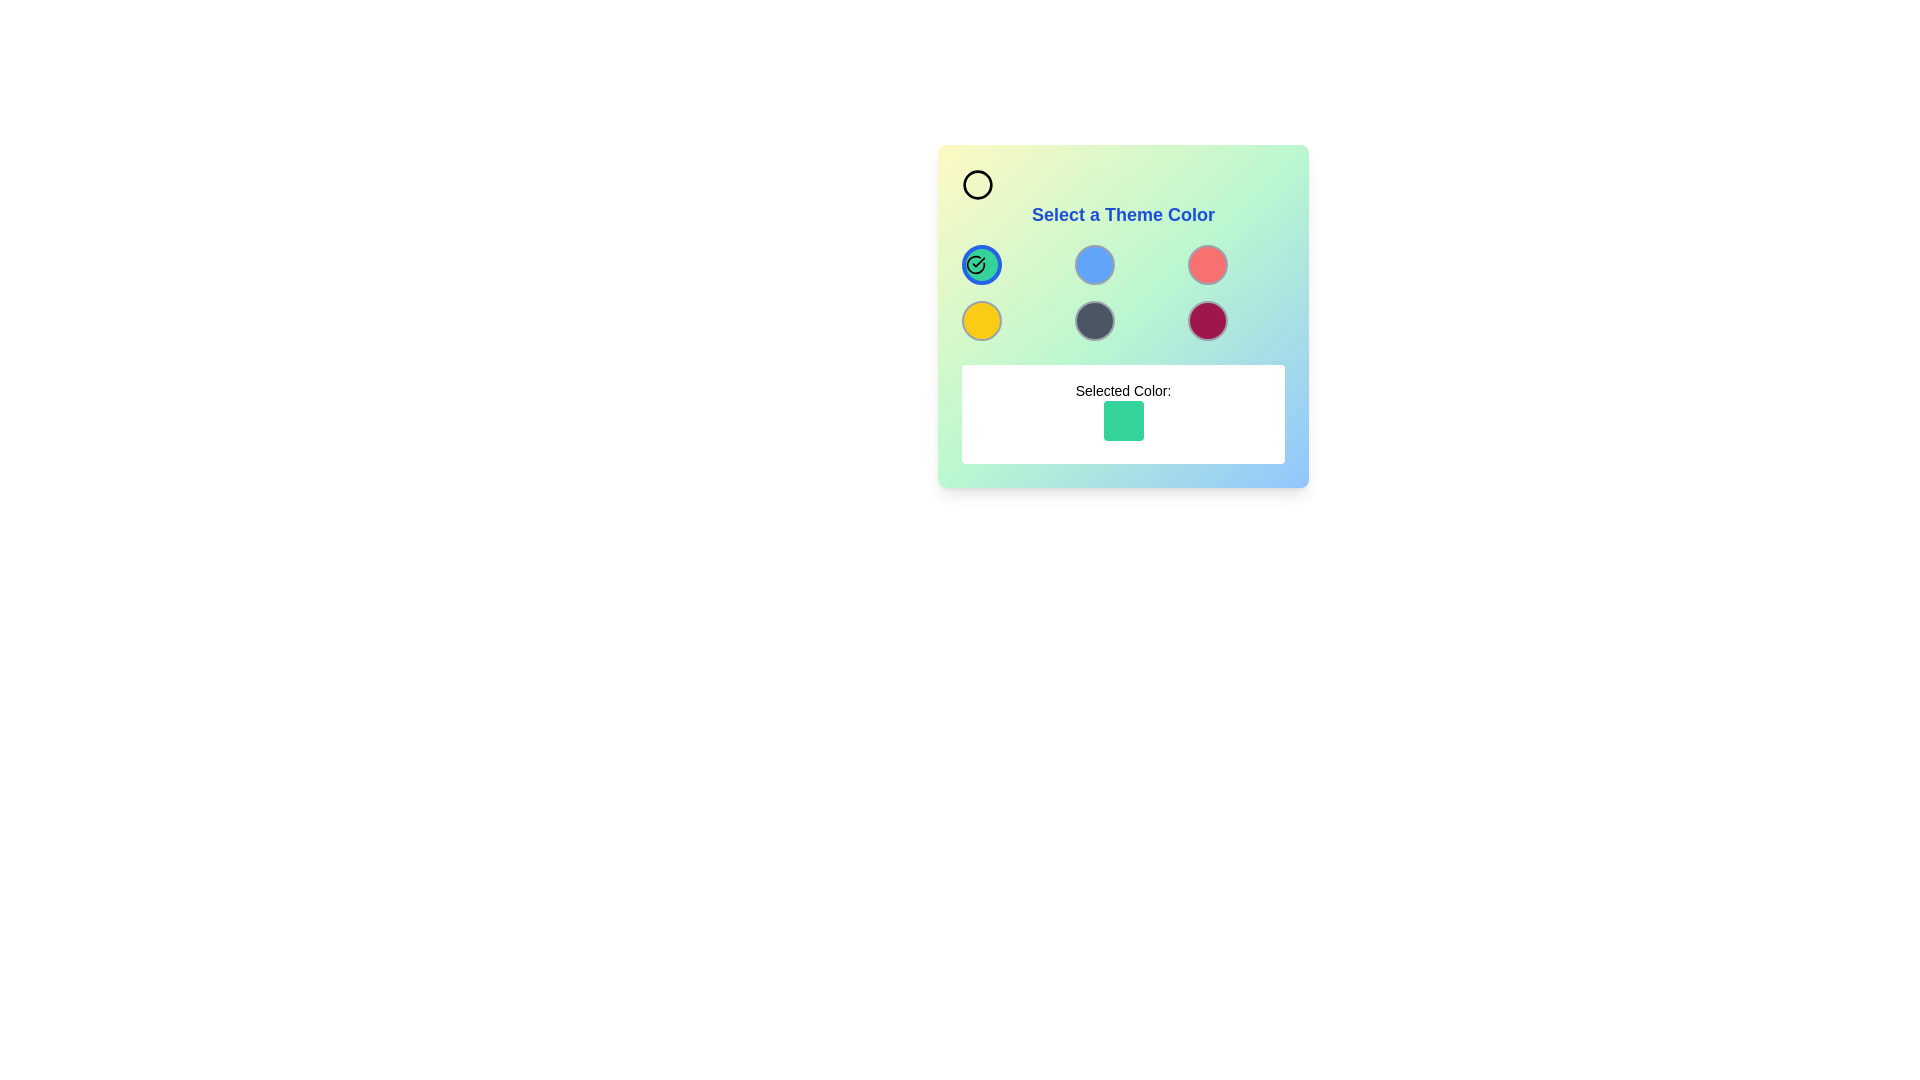 The image size is (1920, 1080). I want to click on the circular button with a green background and a bold blue border, so click(982, 264).